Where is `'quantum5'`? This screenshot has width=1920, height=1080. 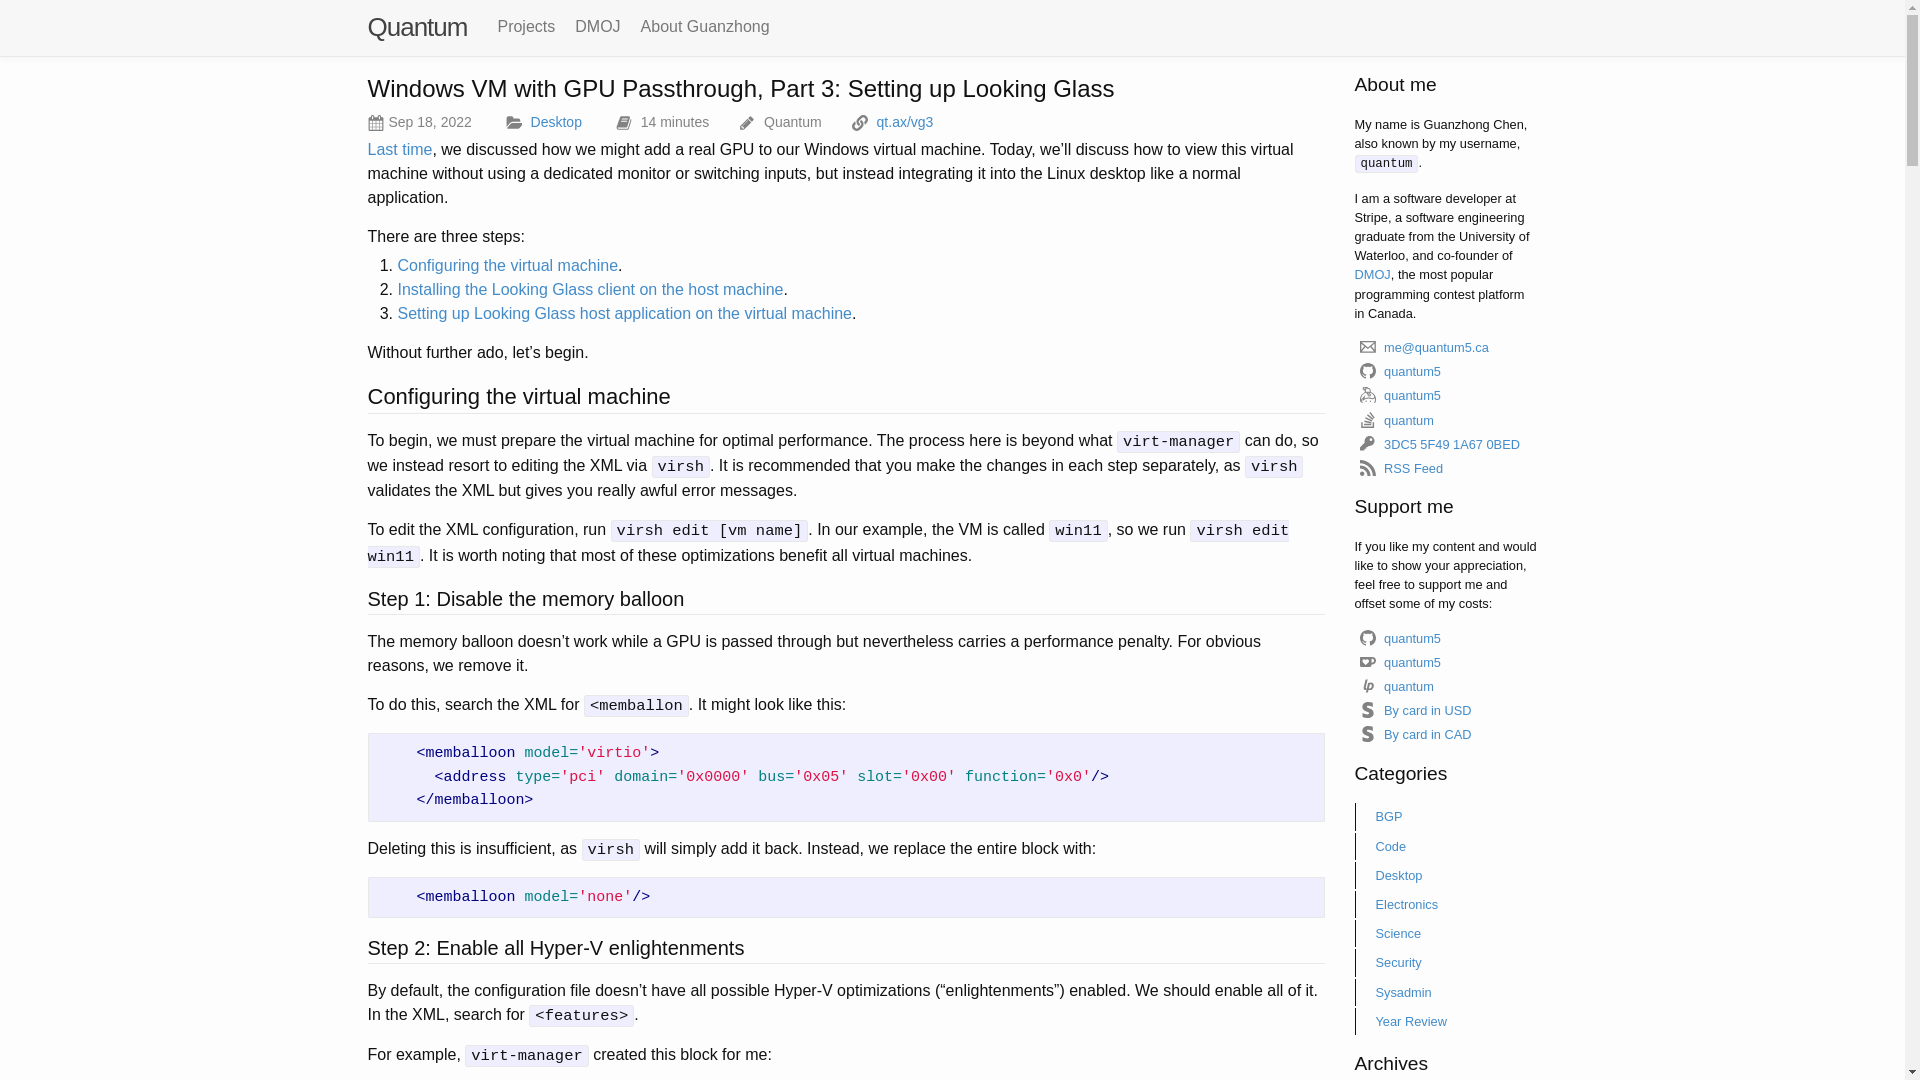 'quantum5' is located at coordinates (1398, 662).